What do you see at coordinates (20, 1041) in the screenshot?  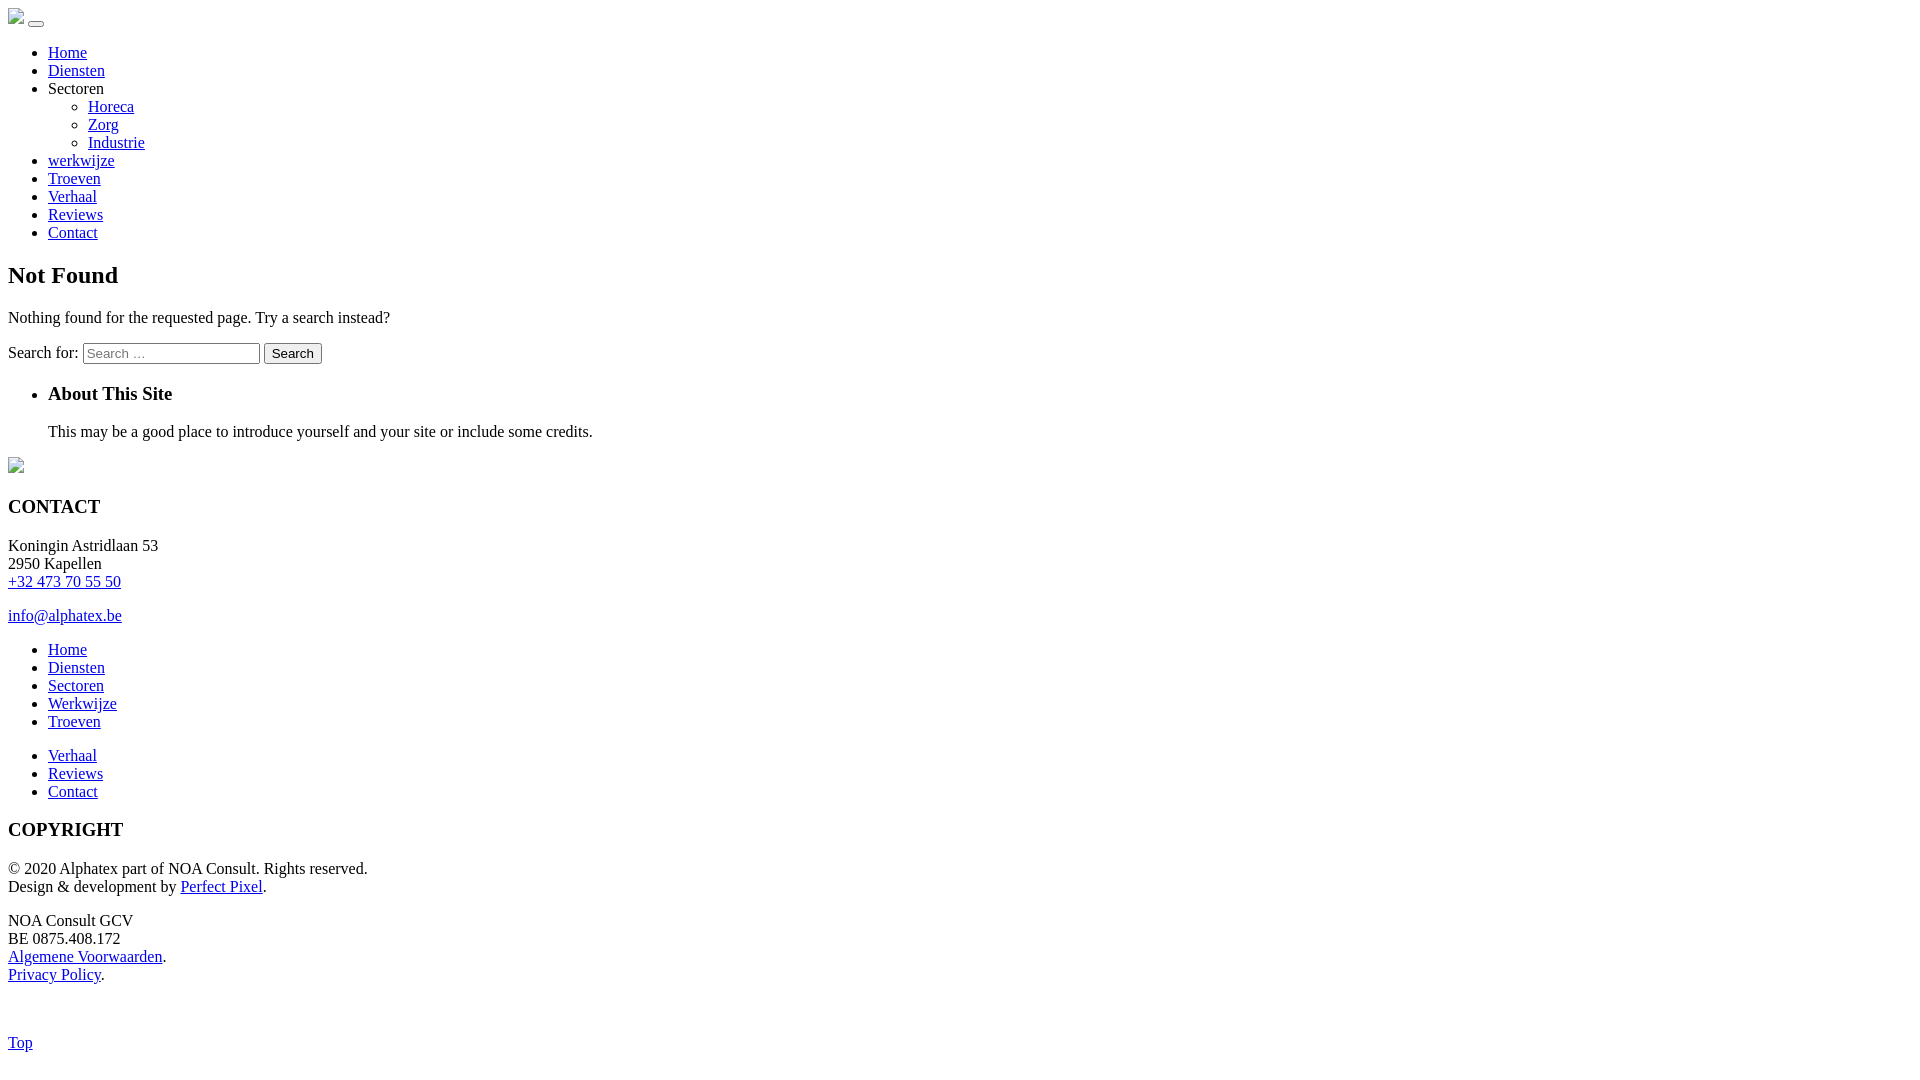 I see `'Top'` at bounding box center [20, 1041].